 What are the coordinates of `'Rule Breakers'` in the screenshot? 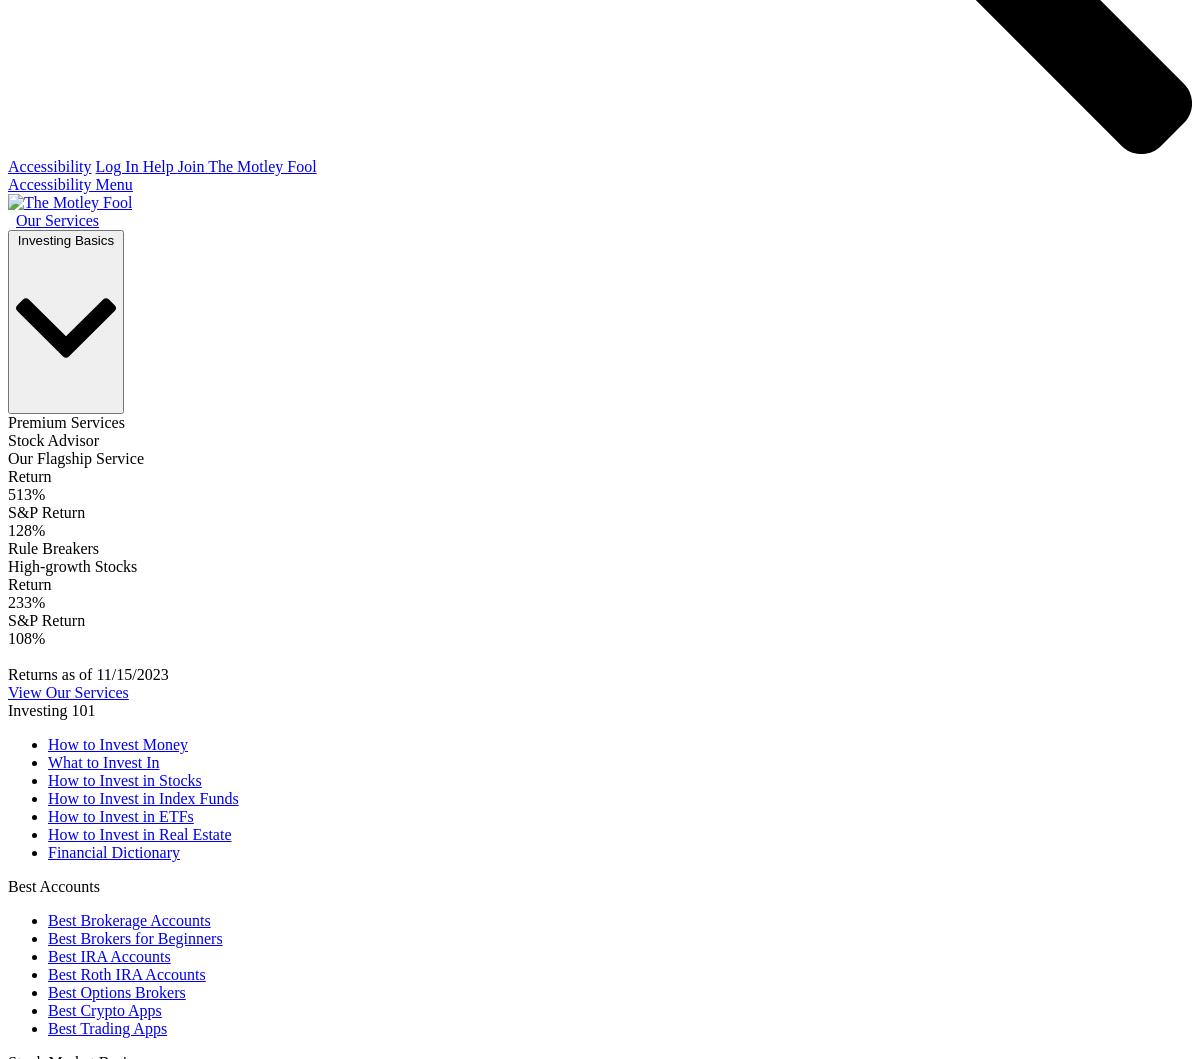 It's located at (53, 547).